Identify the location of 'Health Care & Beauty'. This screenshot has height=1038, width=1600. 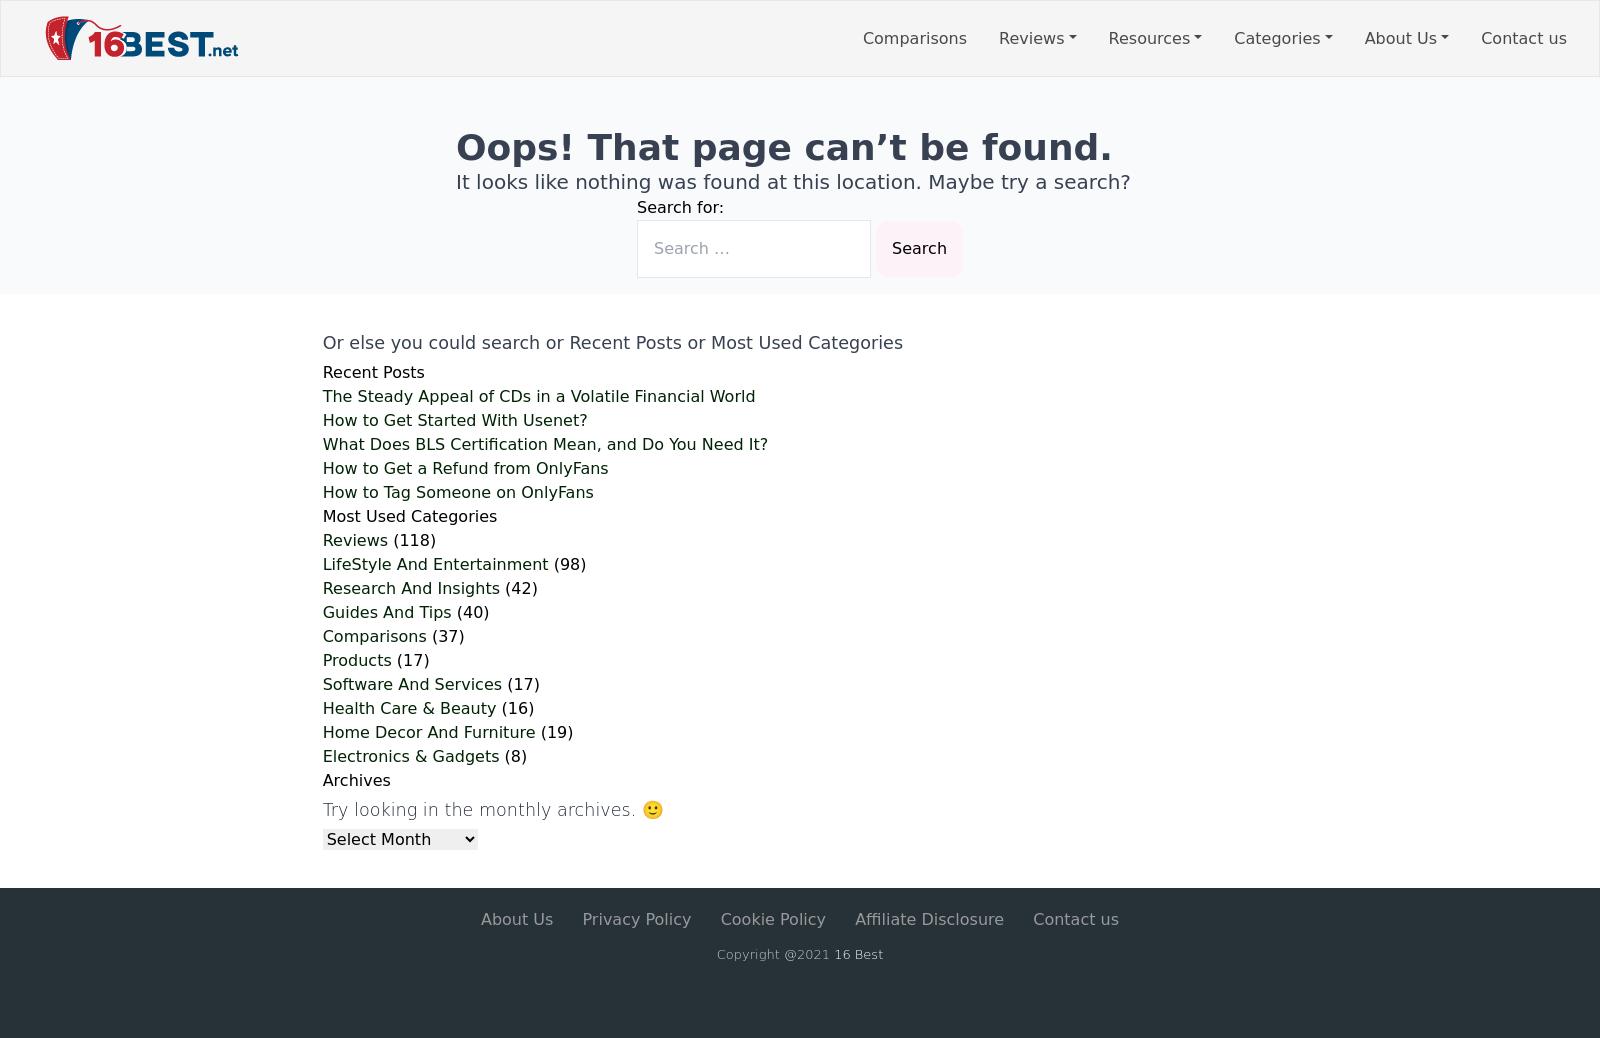
(407, 707).